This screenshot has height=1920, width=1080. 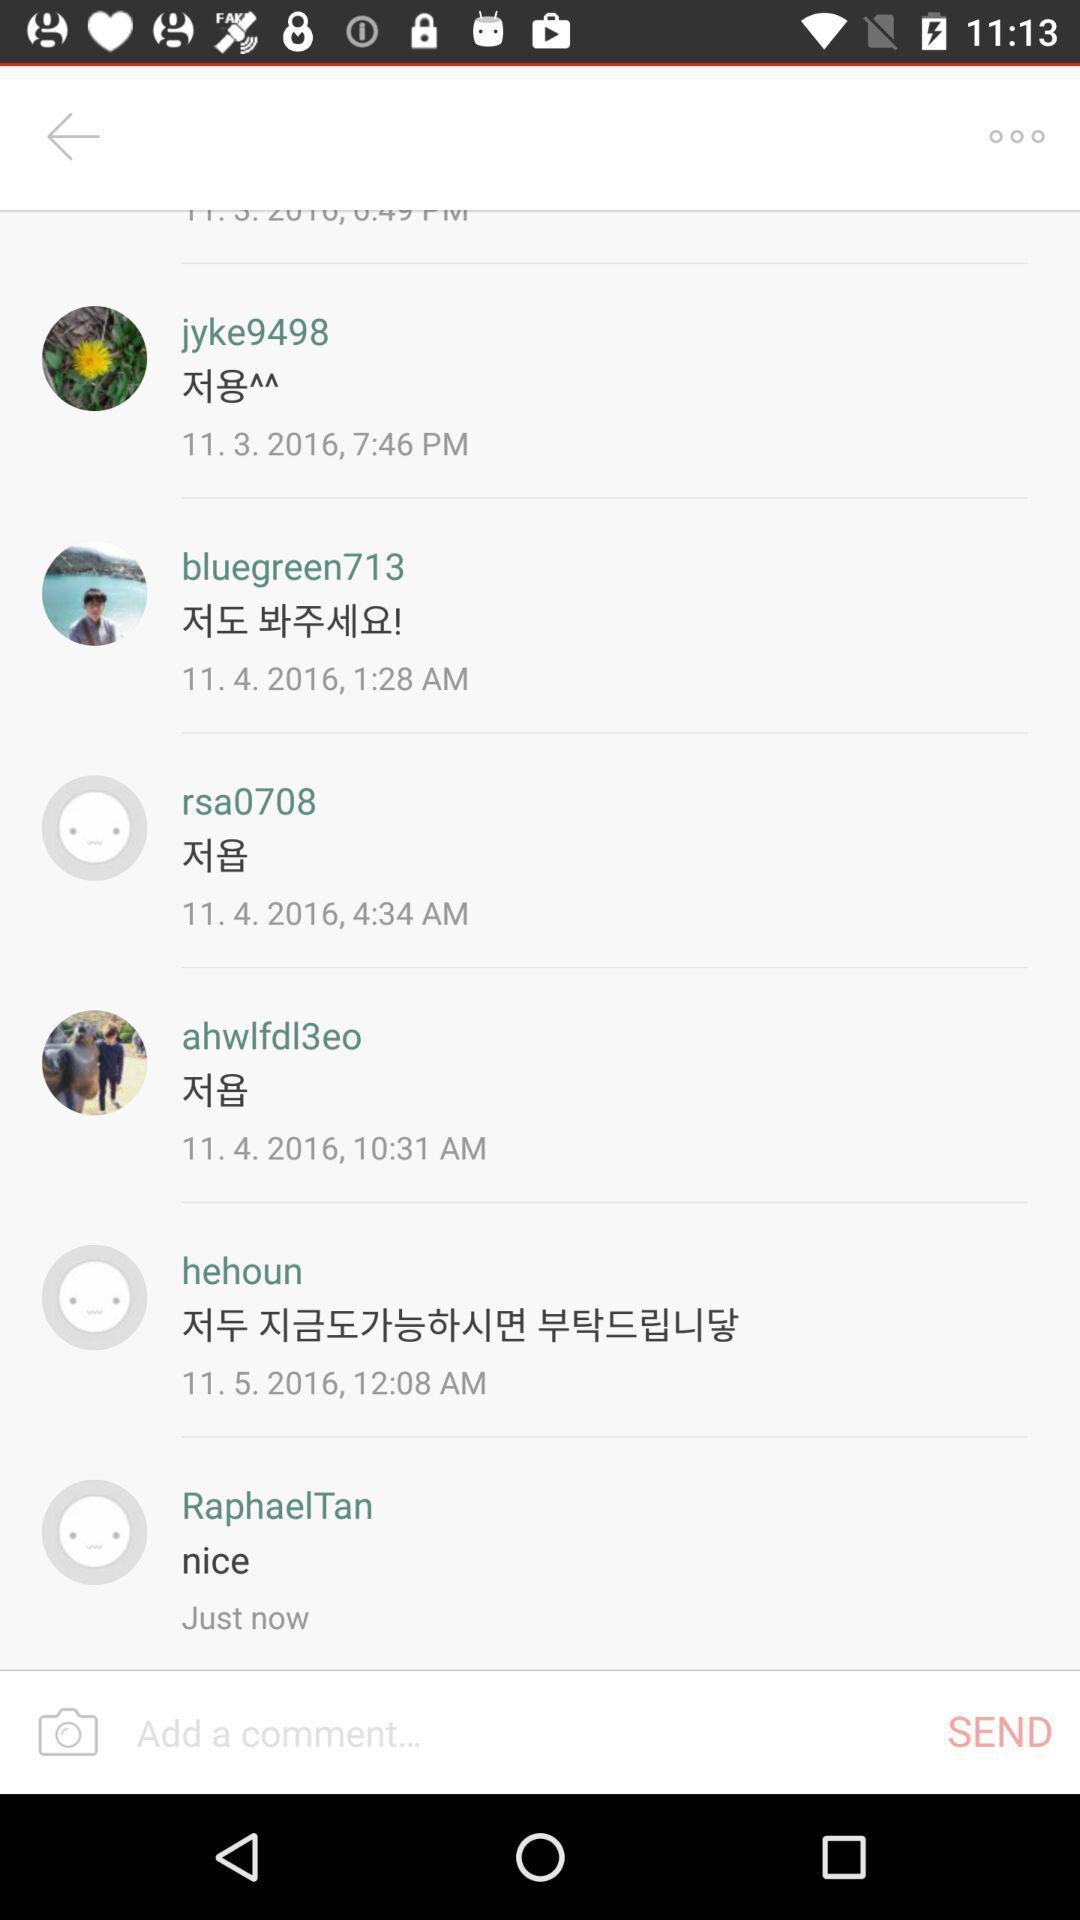 I want to click on rsa0708, so click(x=248, y=800).